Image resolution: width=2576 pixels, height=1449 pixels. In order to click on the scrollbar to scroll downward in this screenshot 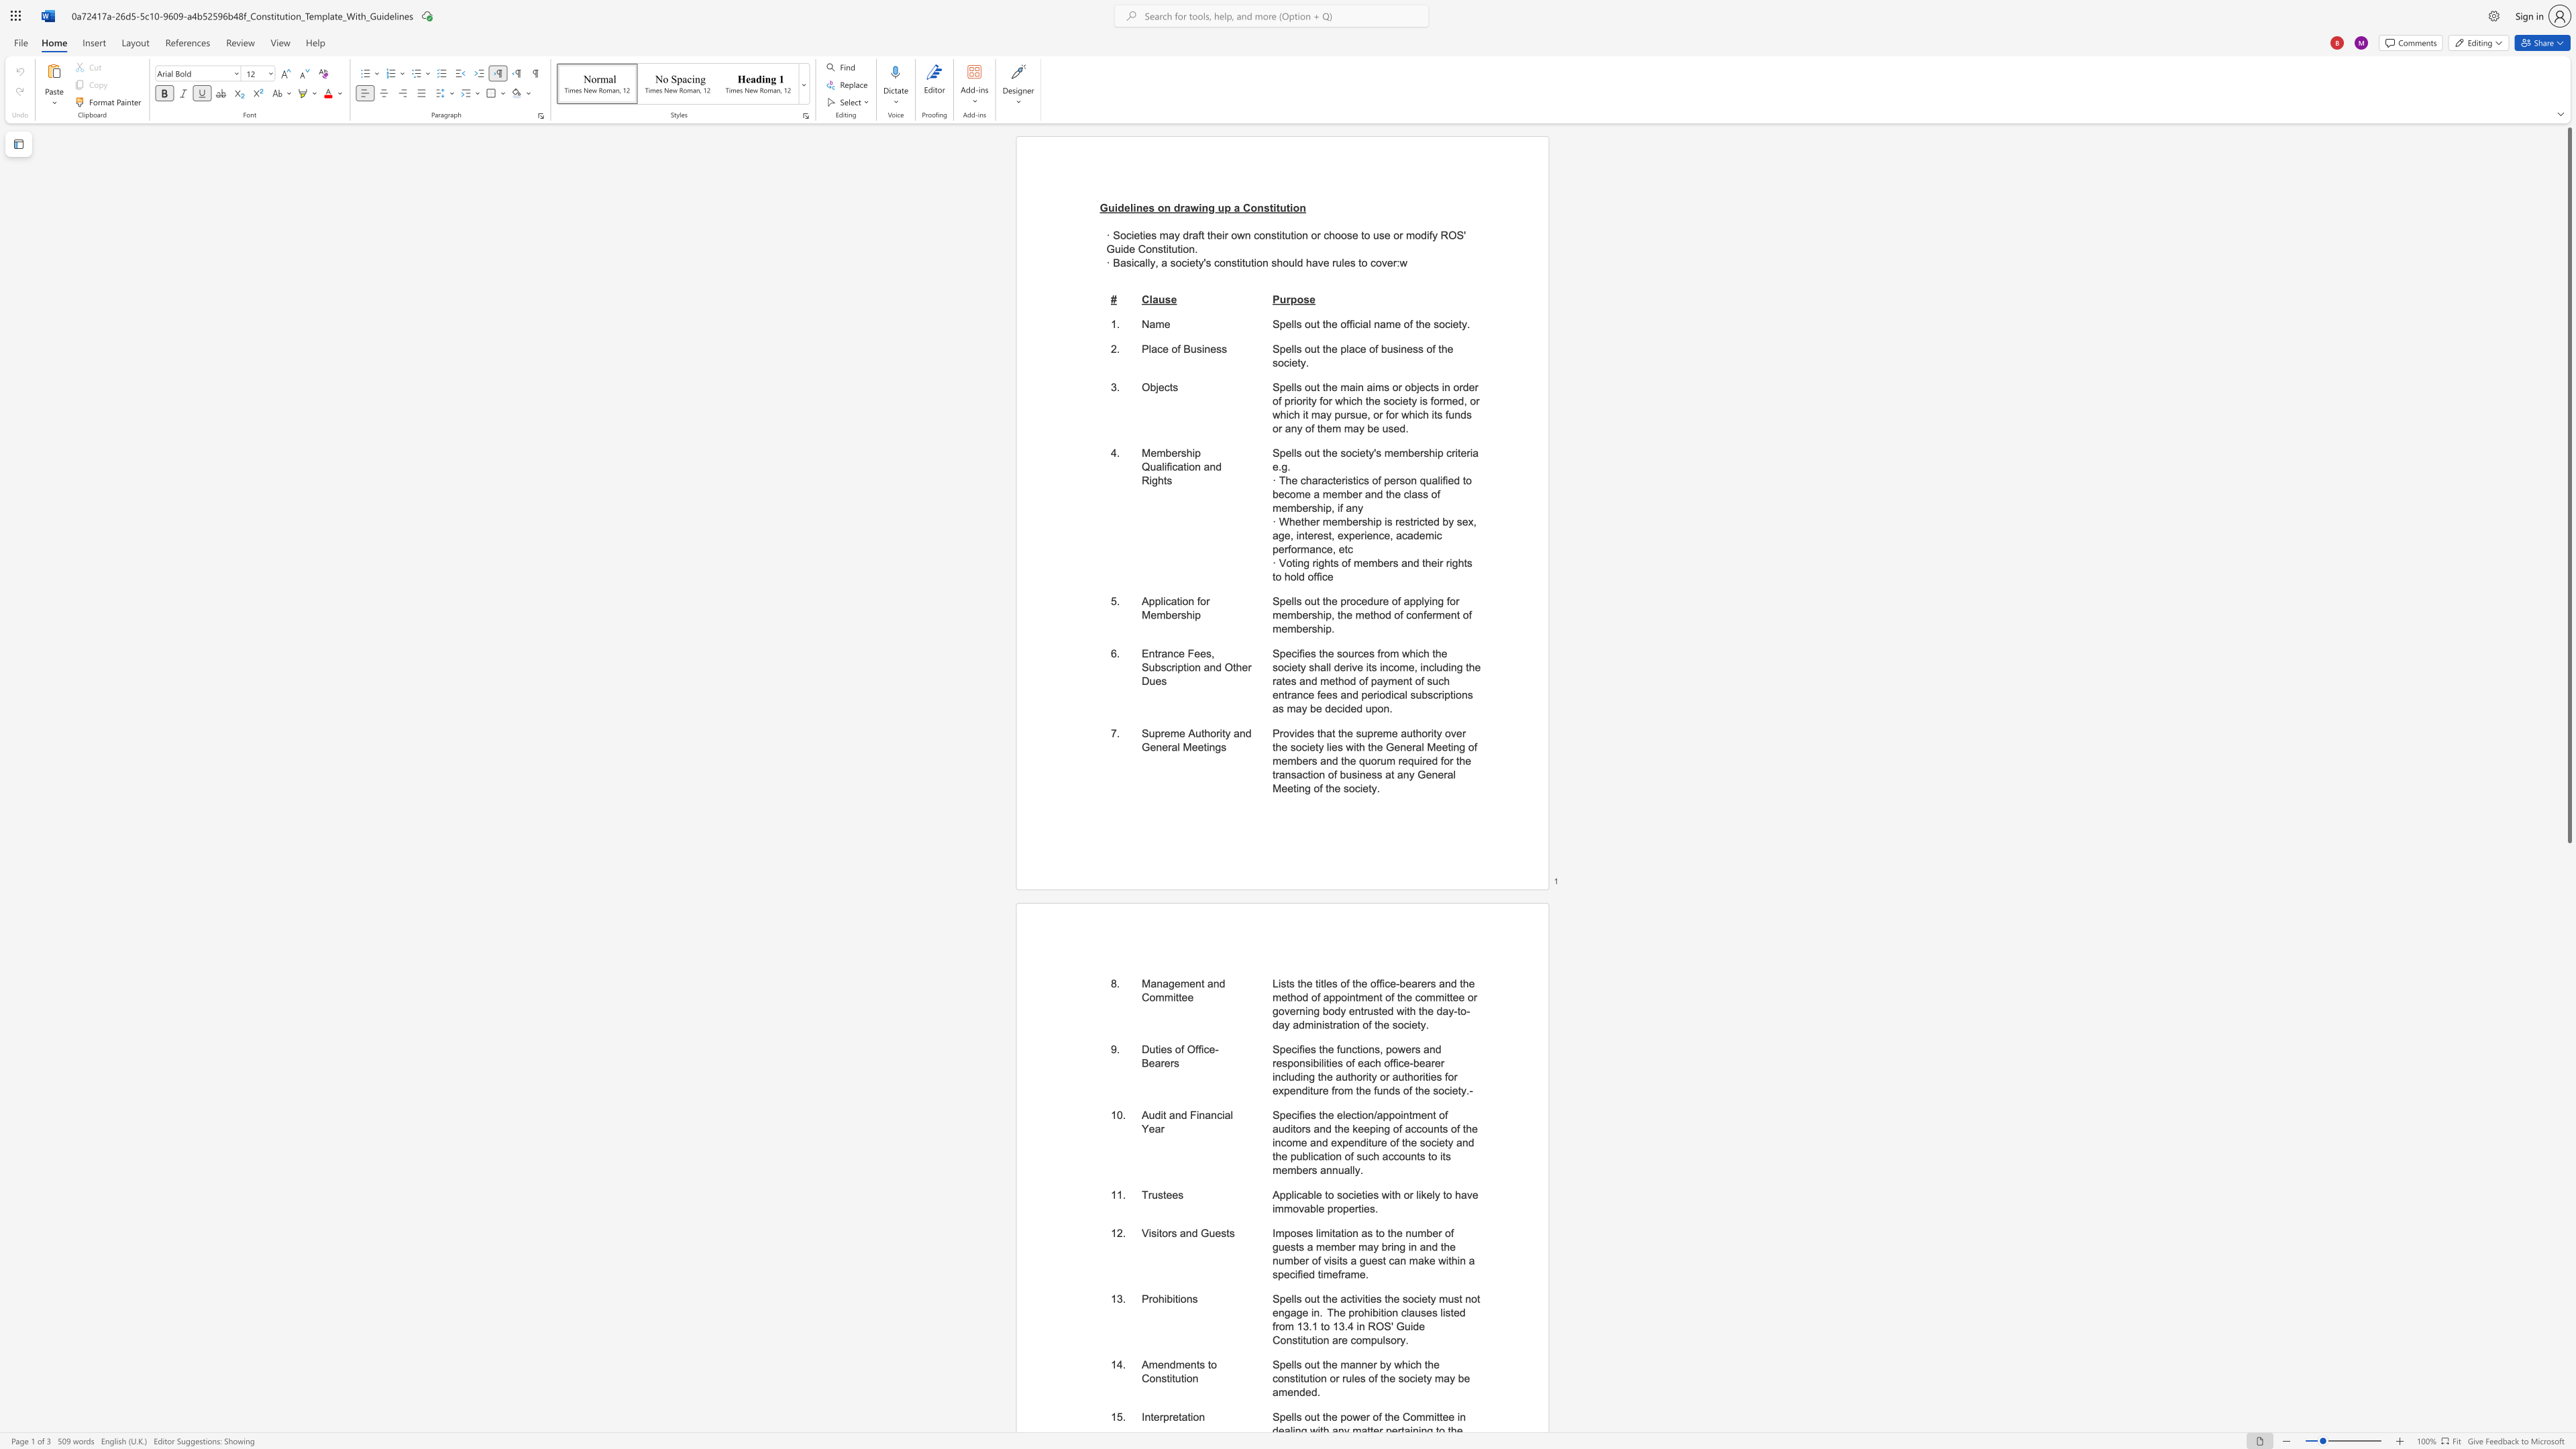, I will do `click(2568, 1159)`.